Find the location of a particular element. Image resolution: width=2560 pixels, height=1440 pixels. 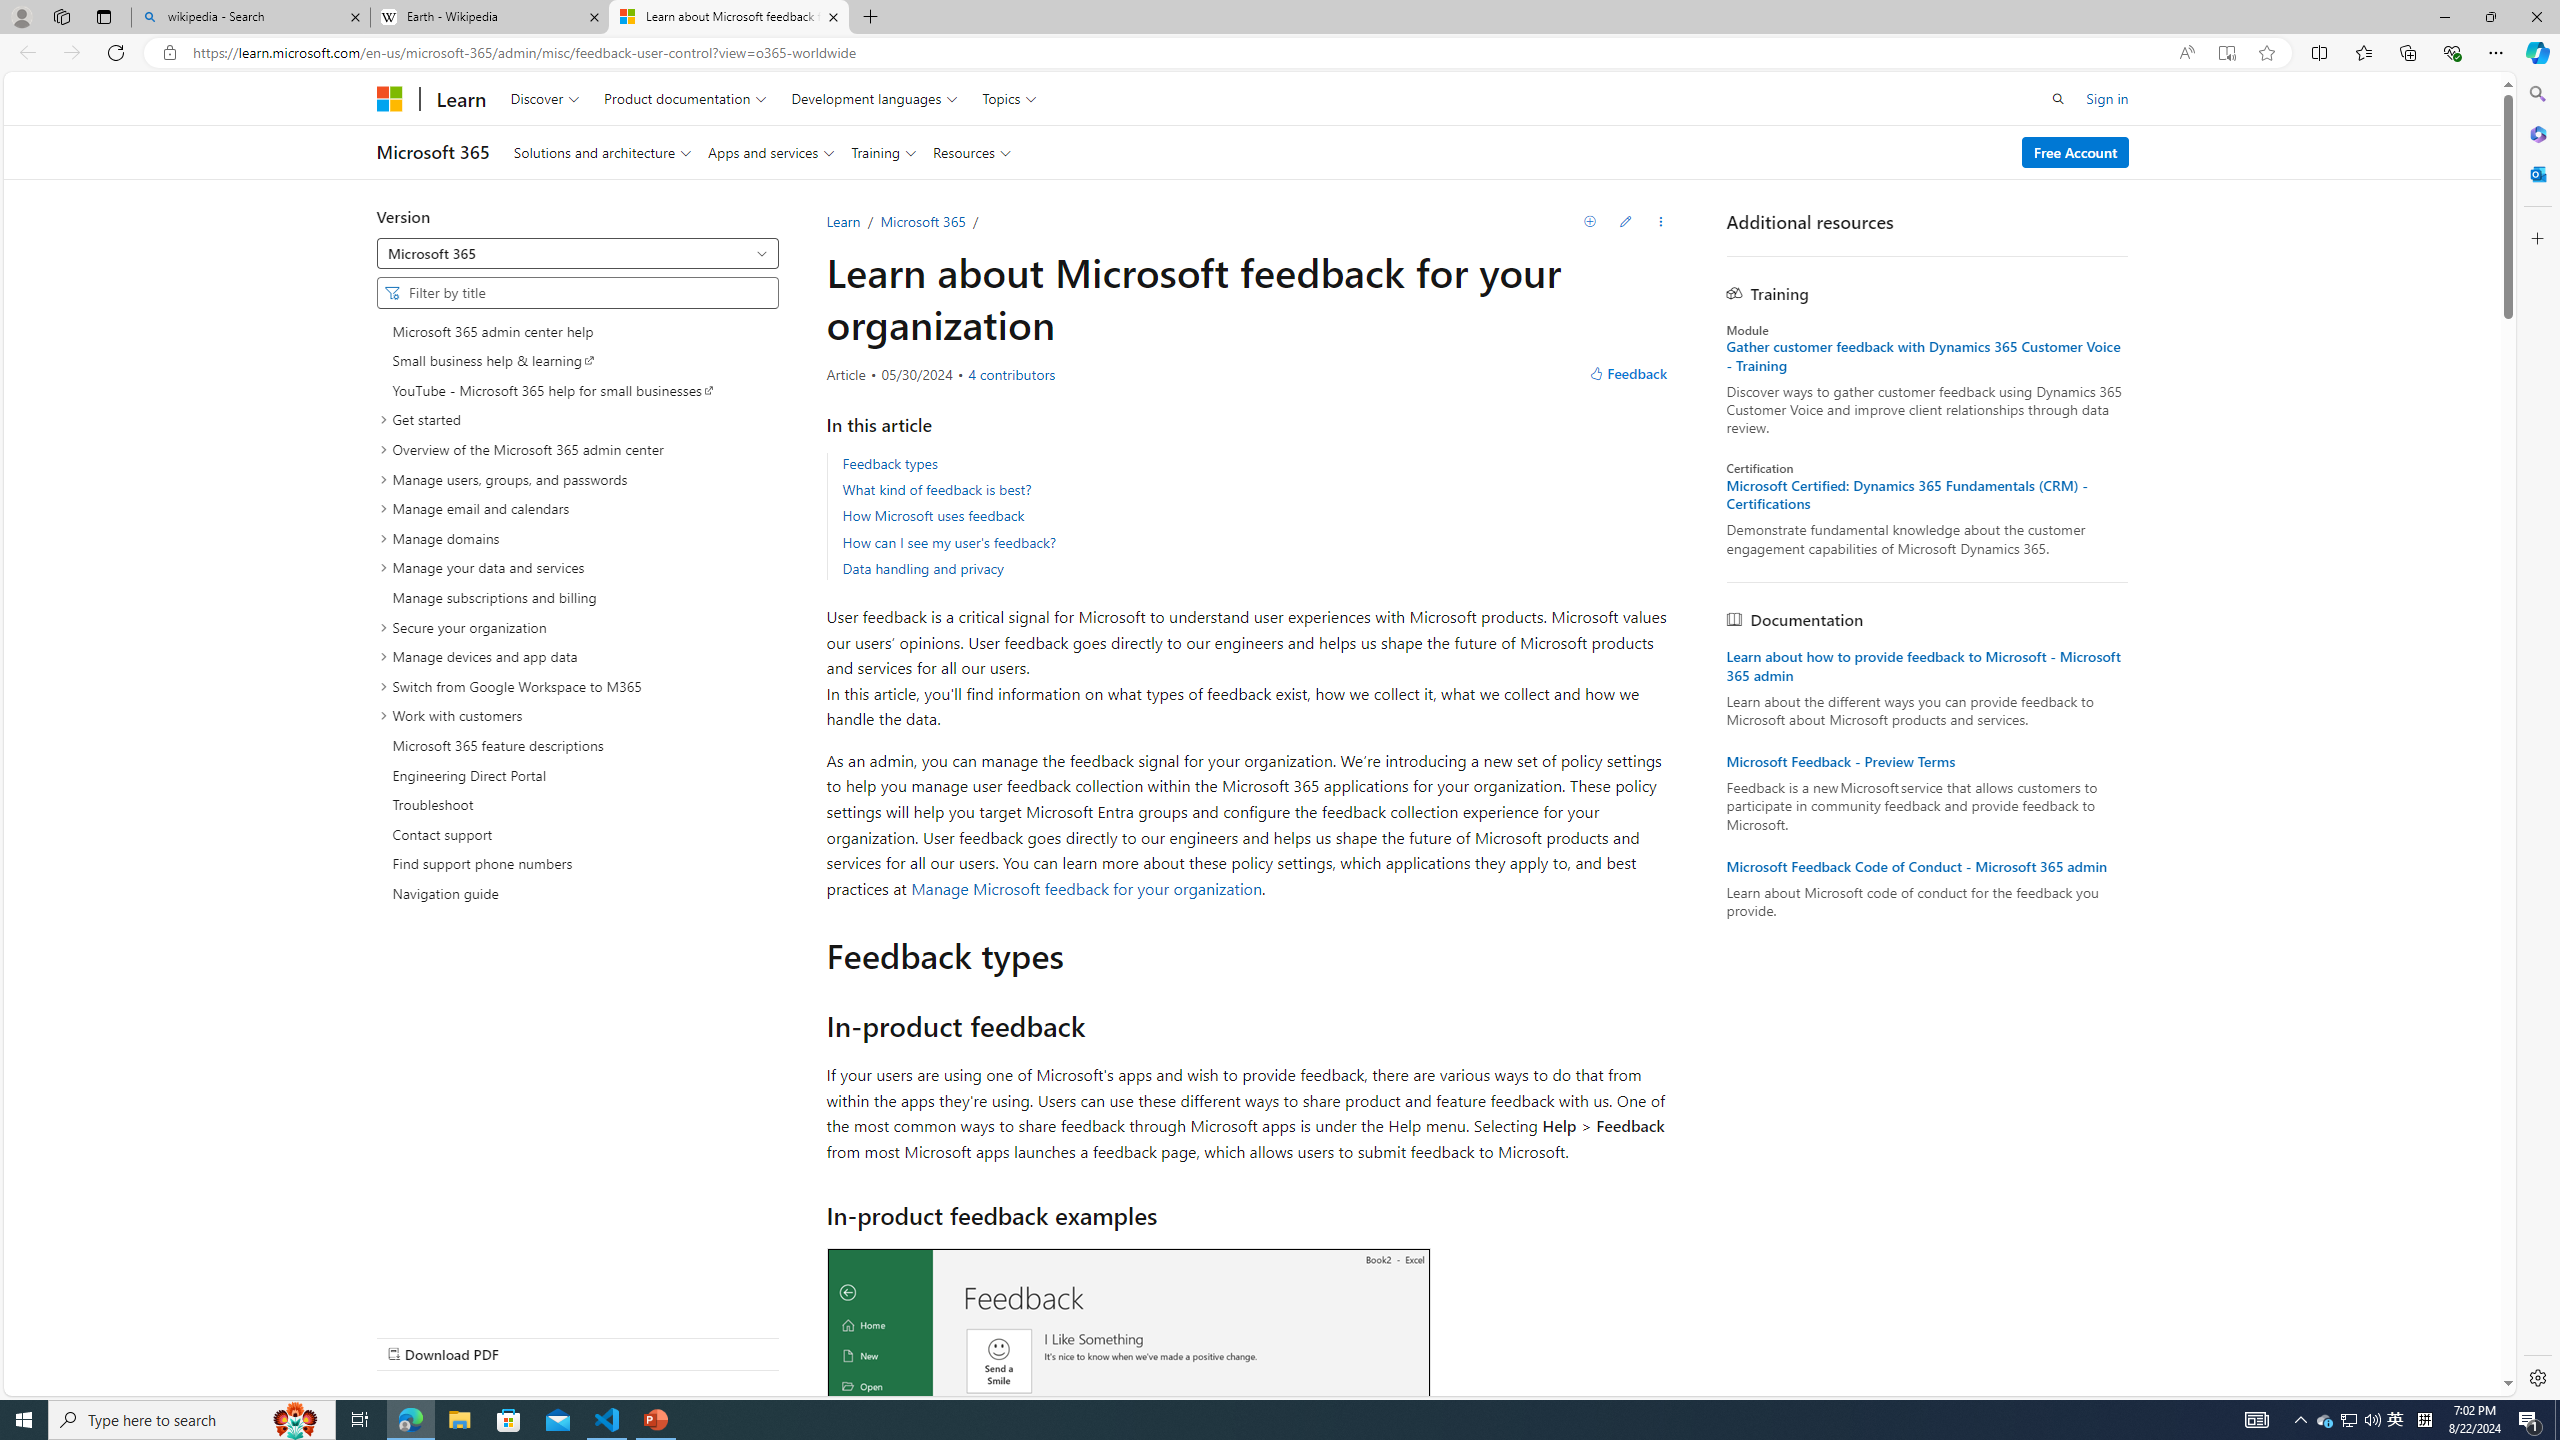

'Browser essentials' is located at coordinates (2451, 51).